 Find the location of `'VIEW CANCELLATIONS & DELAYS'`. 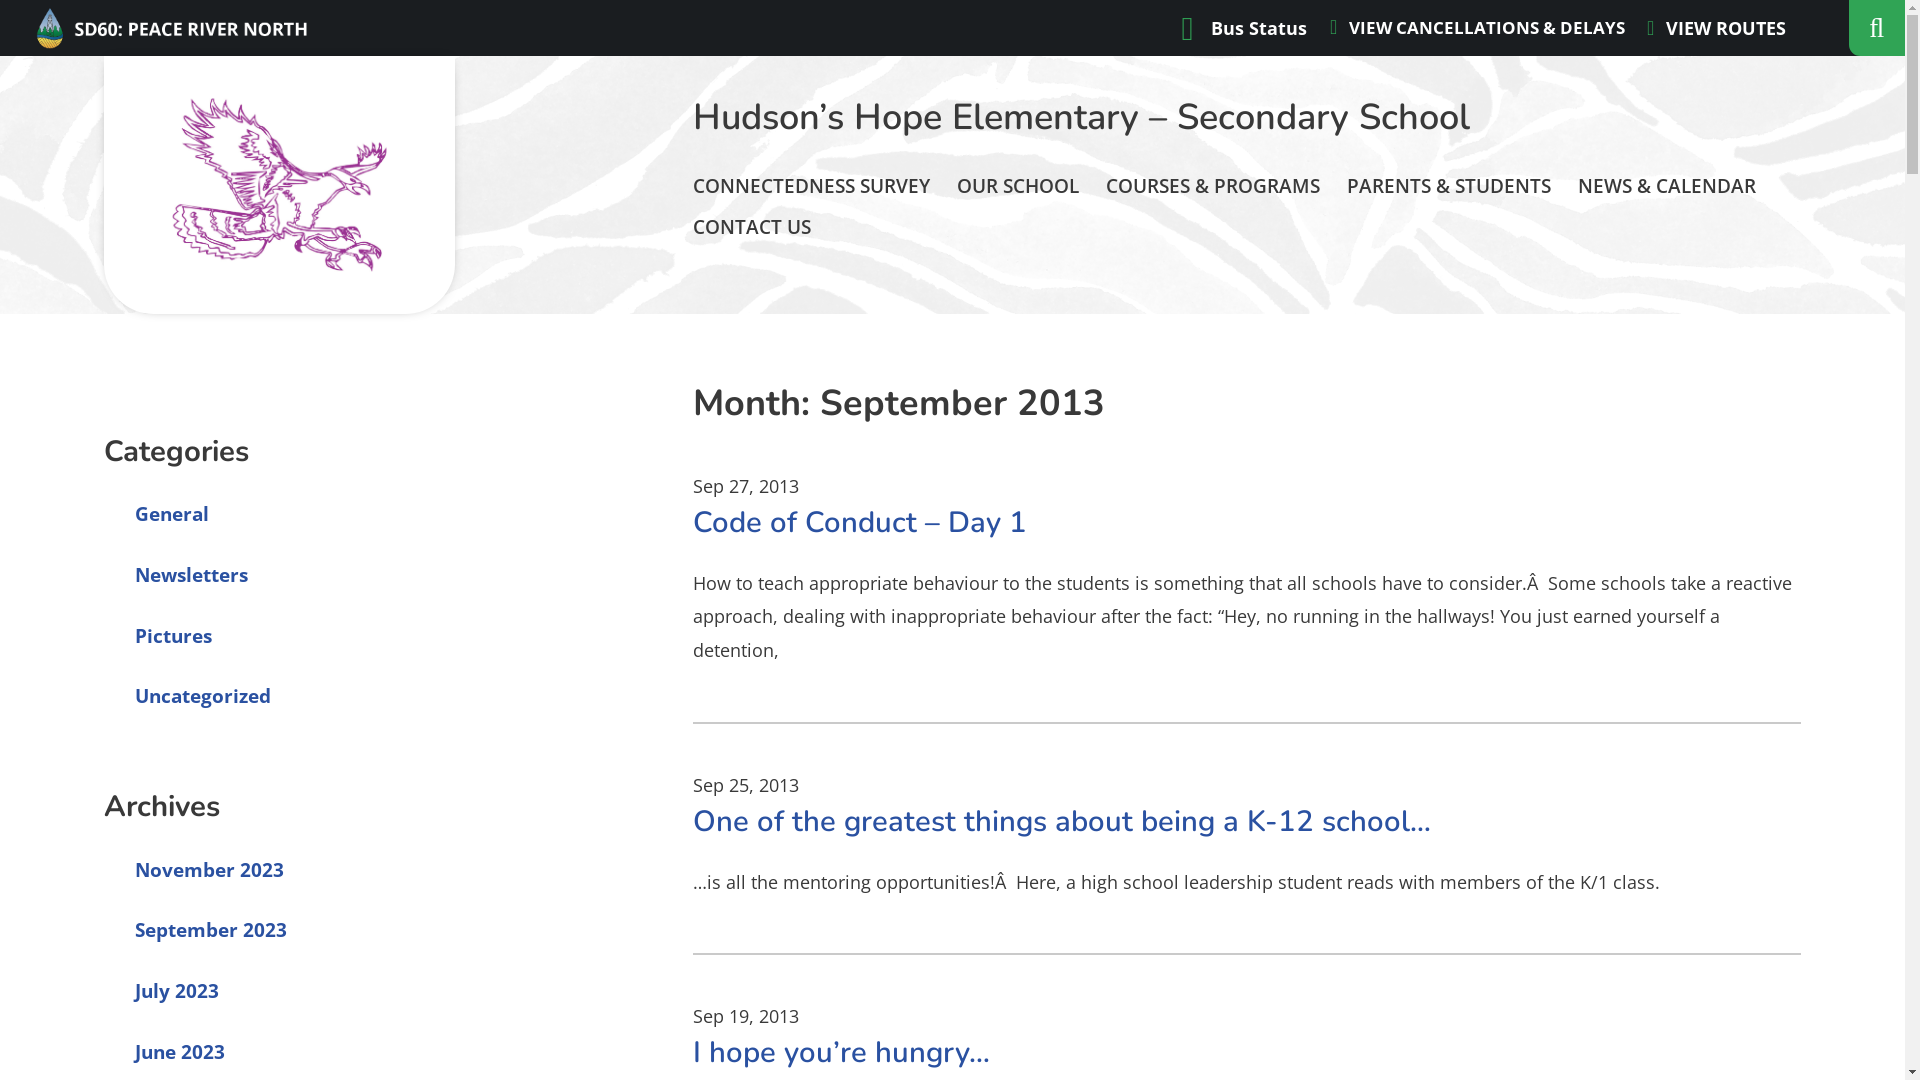

'VIEW CANCELLATIONS & DELAYS' is located at coordinates (1477, 27).